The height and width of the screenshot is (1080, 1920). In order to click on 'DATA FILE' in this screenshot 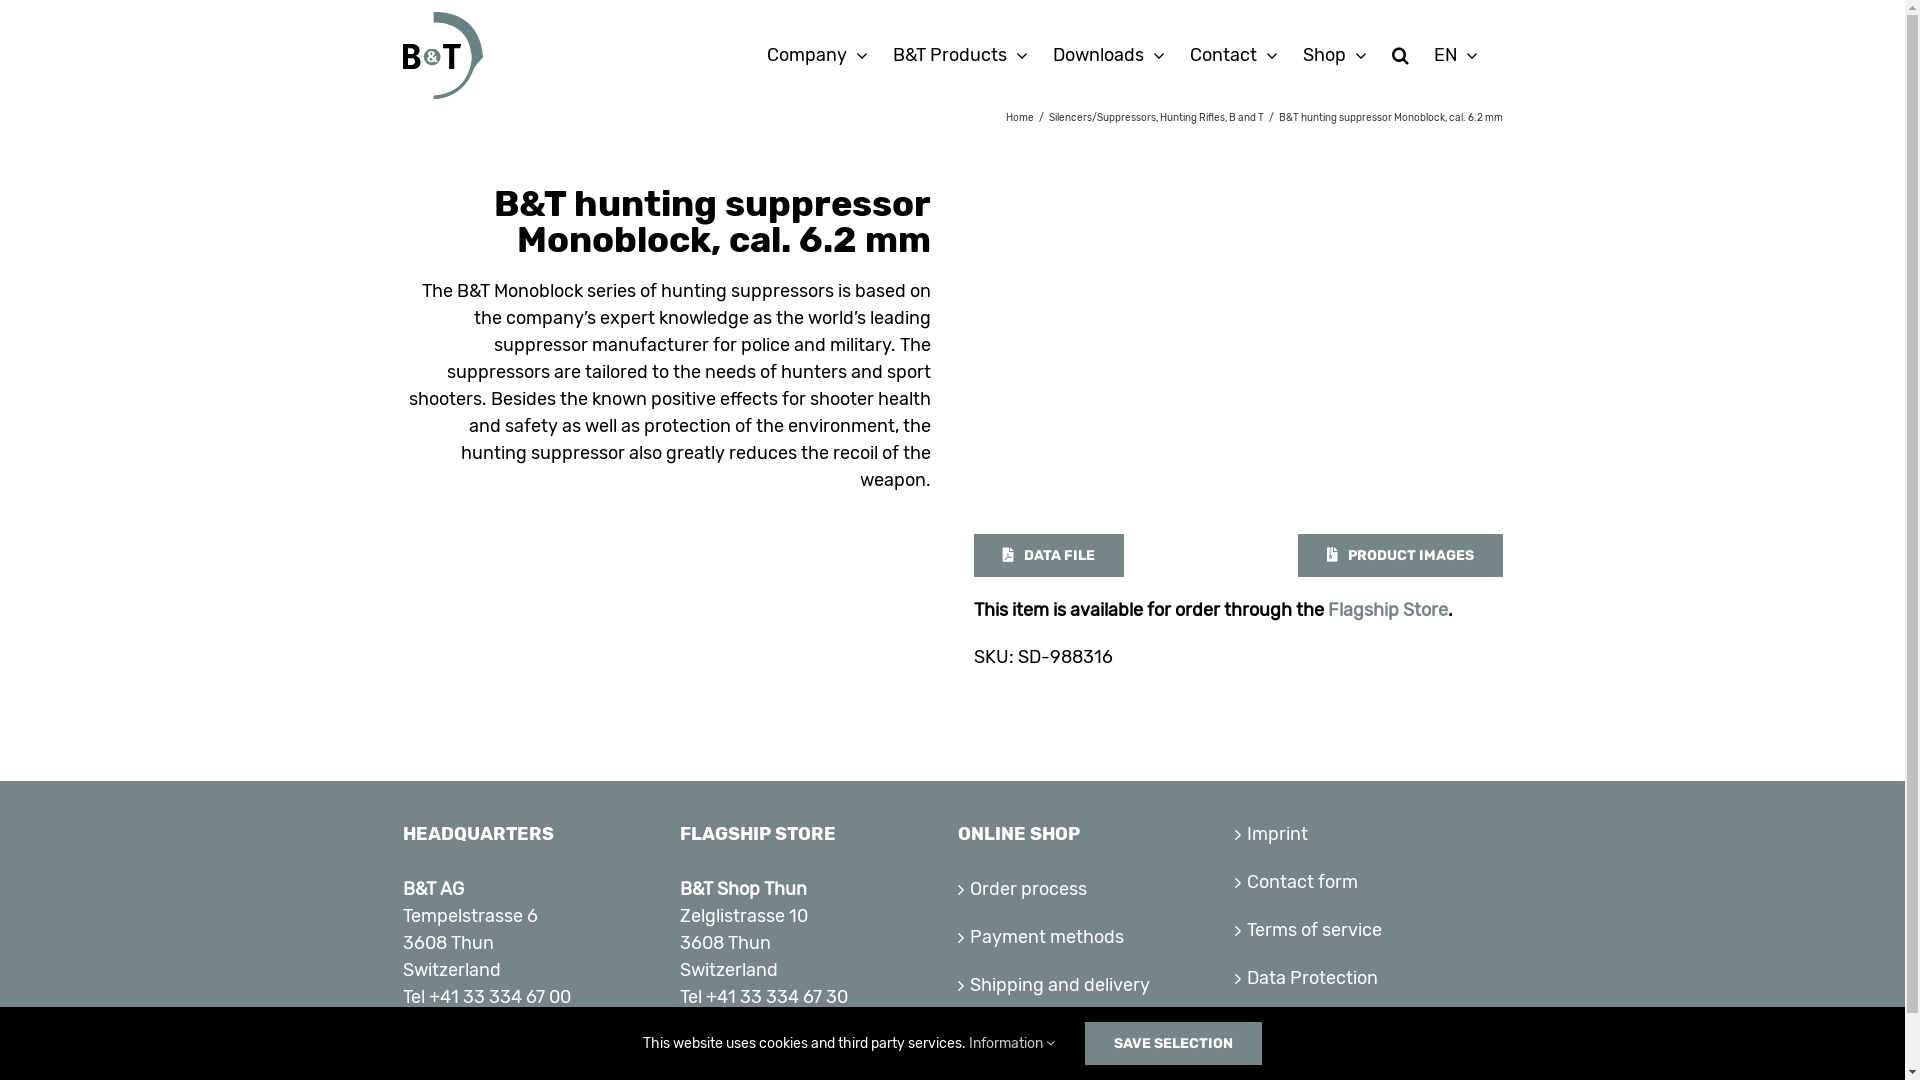, I will do `click(1048, 555)`.